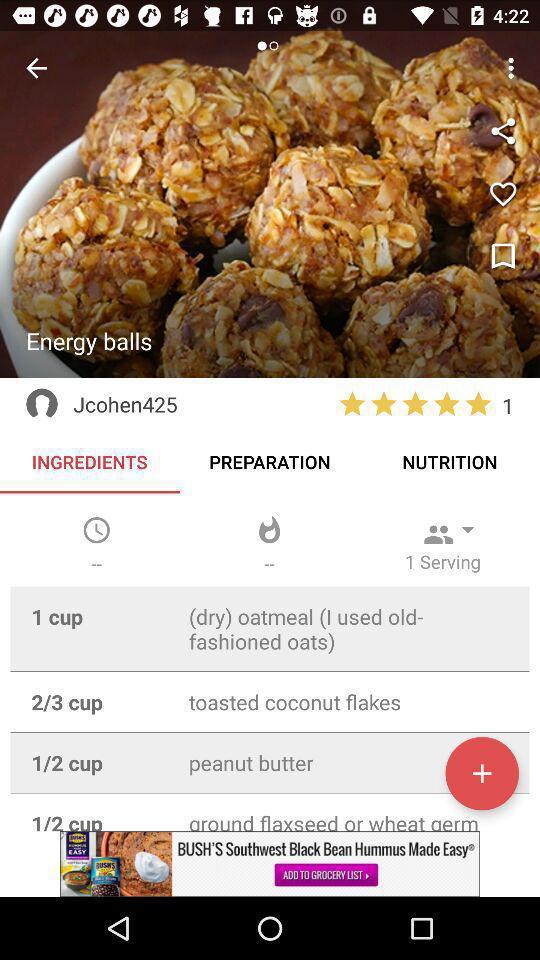 The height and width of the screenshot is (960, 540). Describe the element at coordinates (36, 68) in the screenshot. I see `go back` at that location.